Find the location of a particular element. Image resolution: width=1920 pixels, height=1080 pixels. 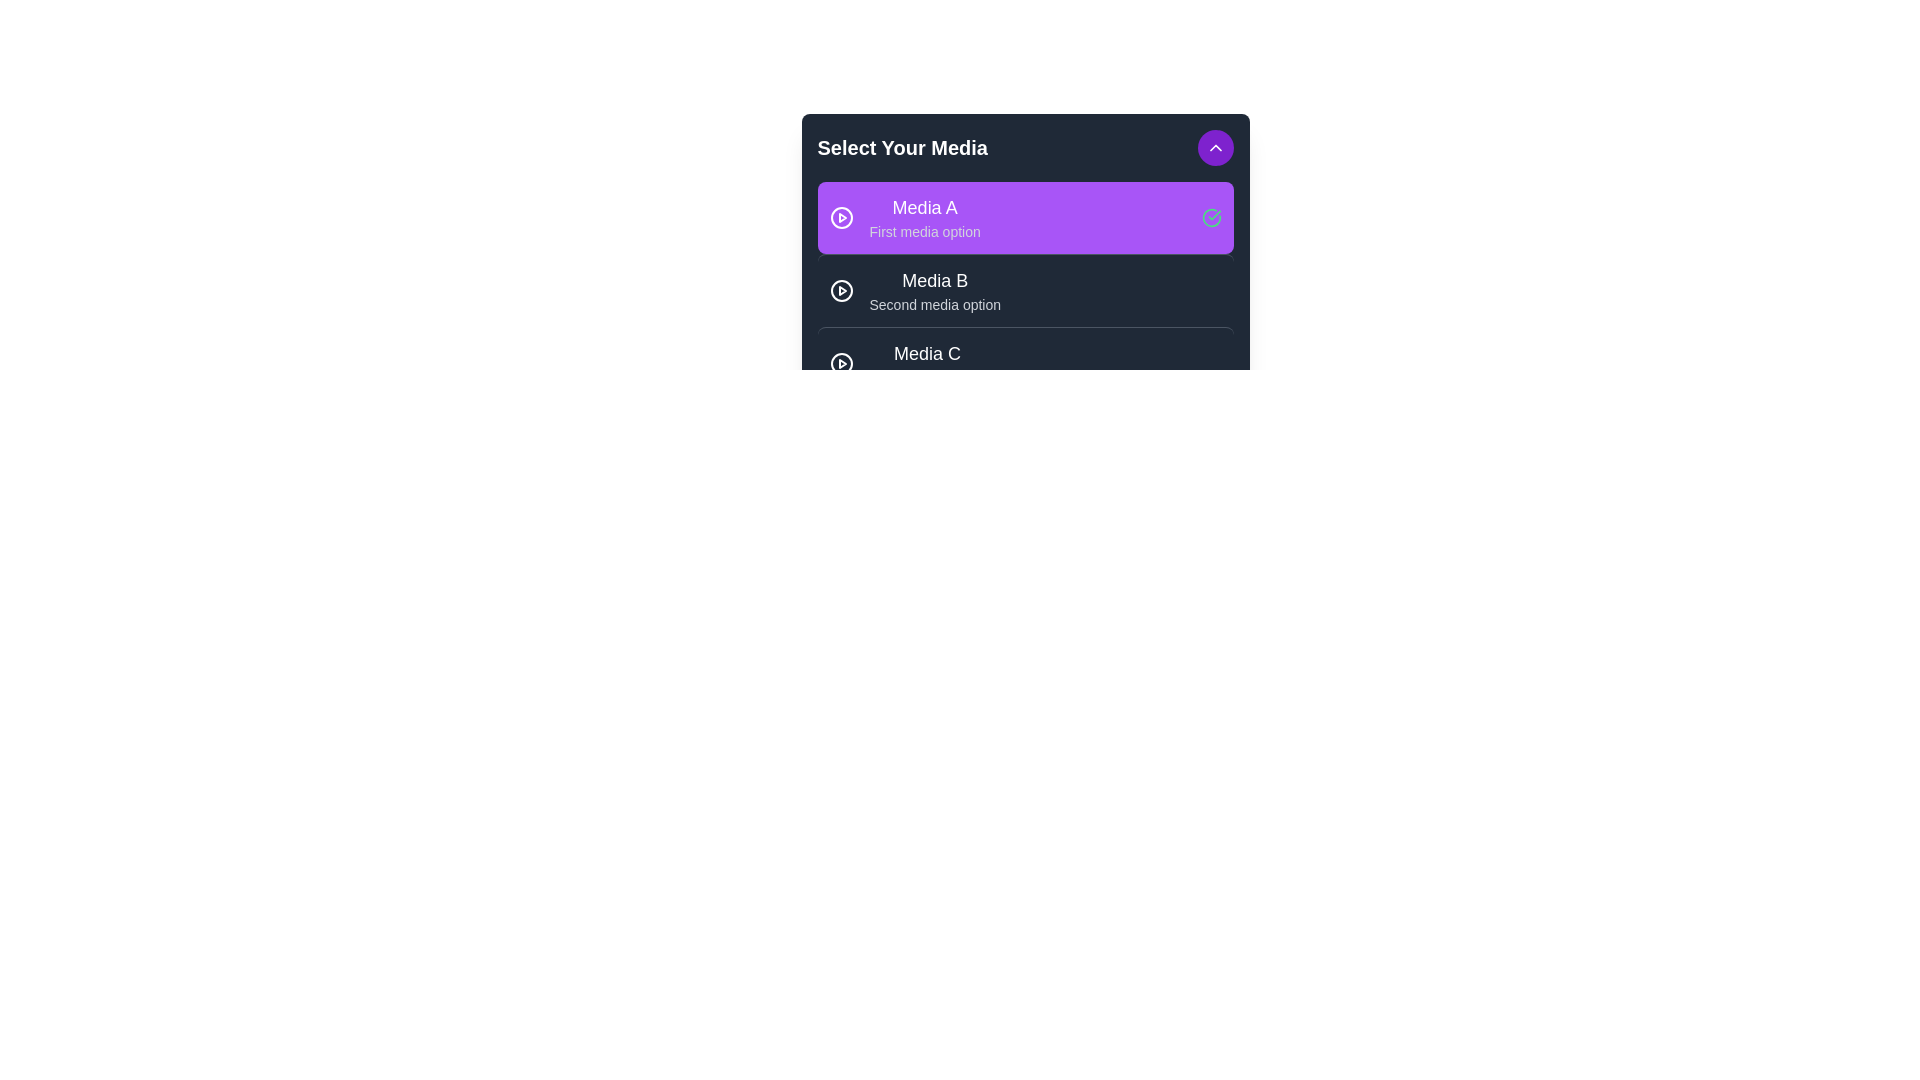

the media option Media A from the list is located at coordinates (1025, 218).